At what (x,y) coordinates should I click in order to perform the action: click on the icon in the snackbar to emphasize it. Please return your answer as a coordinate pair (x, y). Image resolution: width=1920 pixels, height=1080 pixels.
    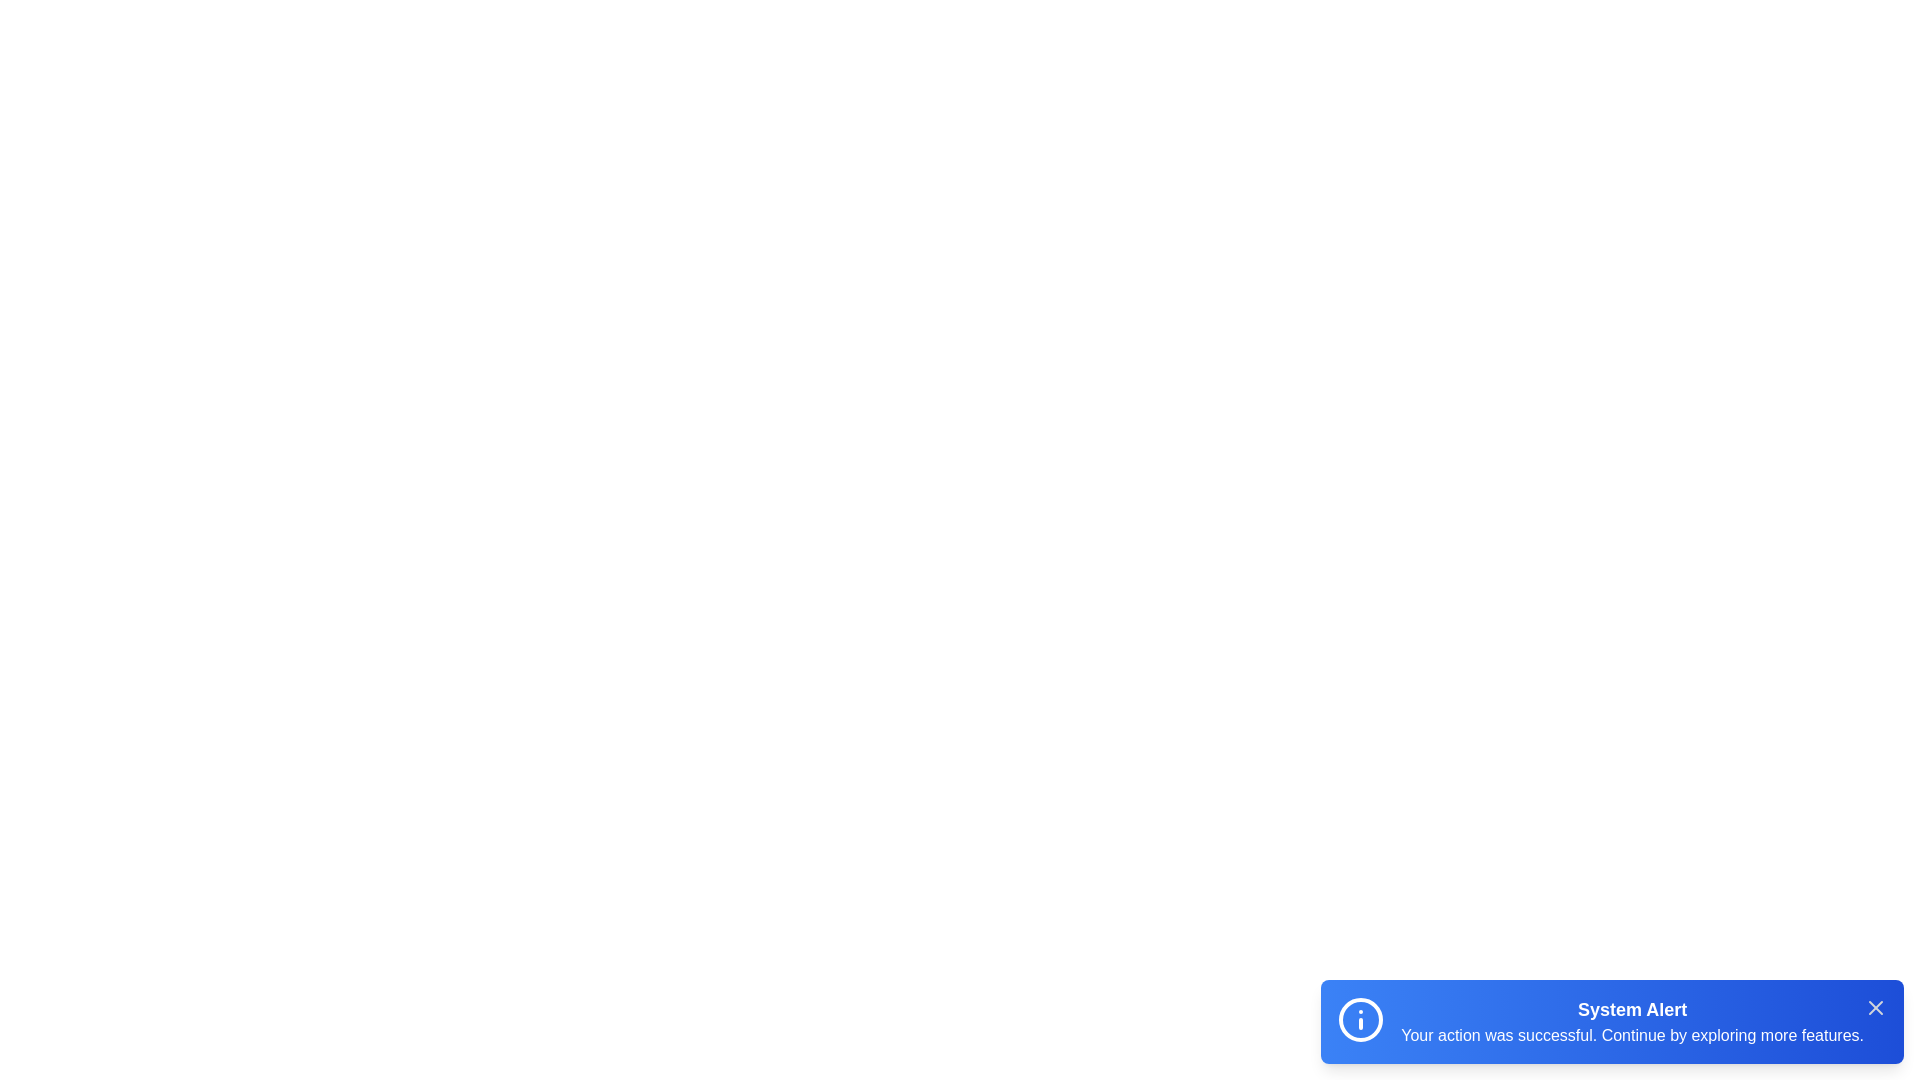
    Looking at the image, I should click on (1360, 1019).